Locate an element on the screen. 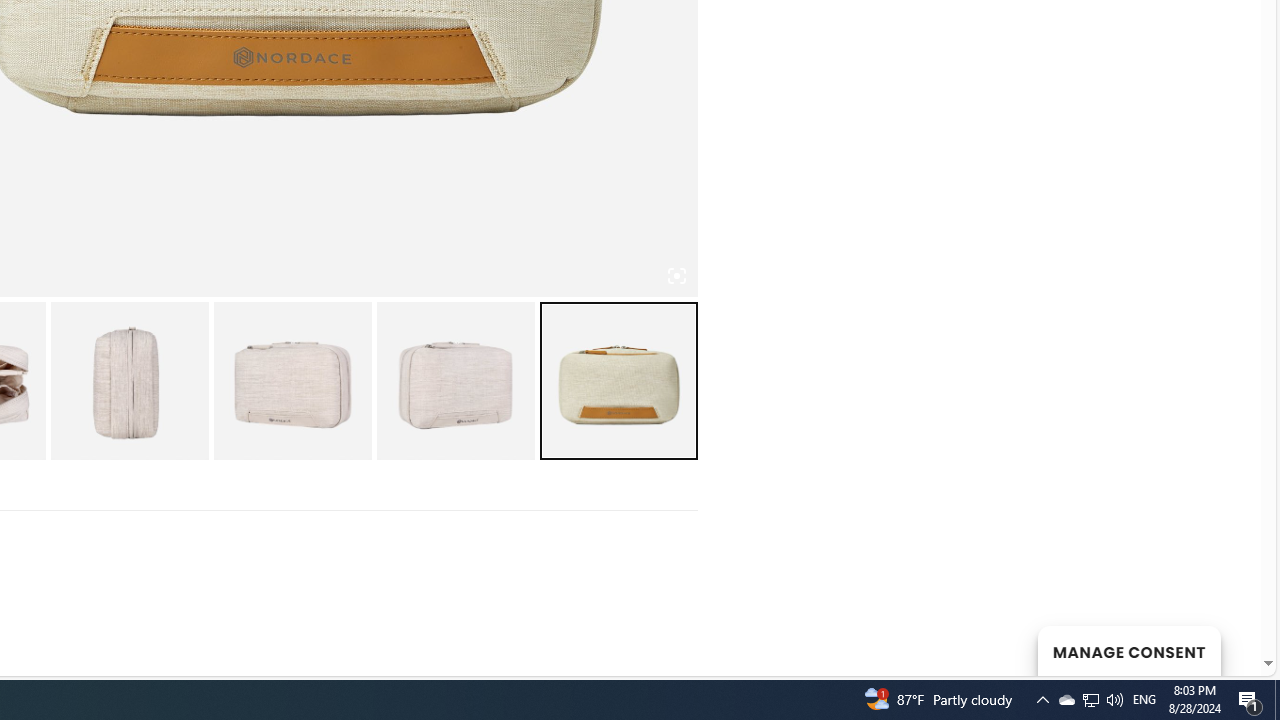  'Class: iconic-woothumbs-fullscreen' is located at coordinates (676, 276).